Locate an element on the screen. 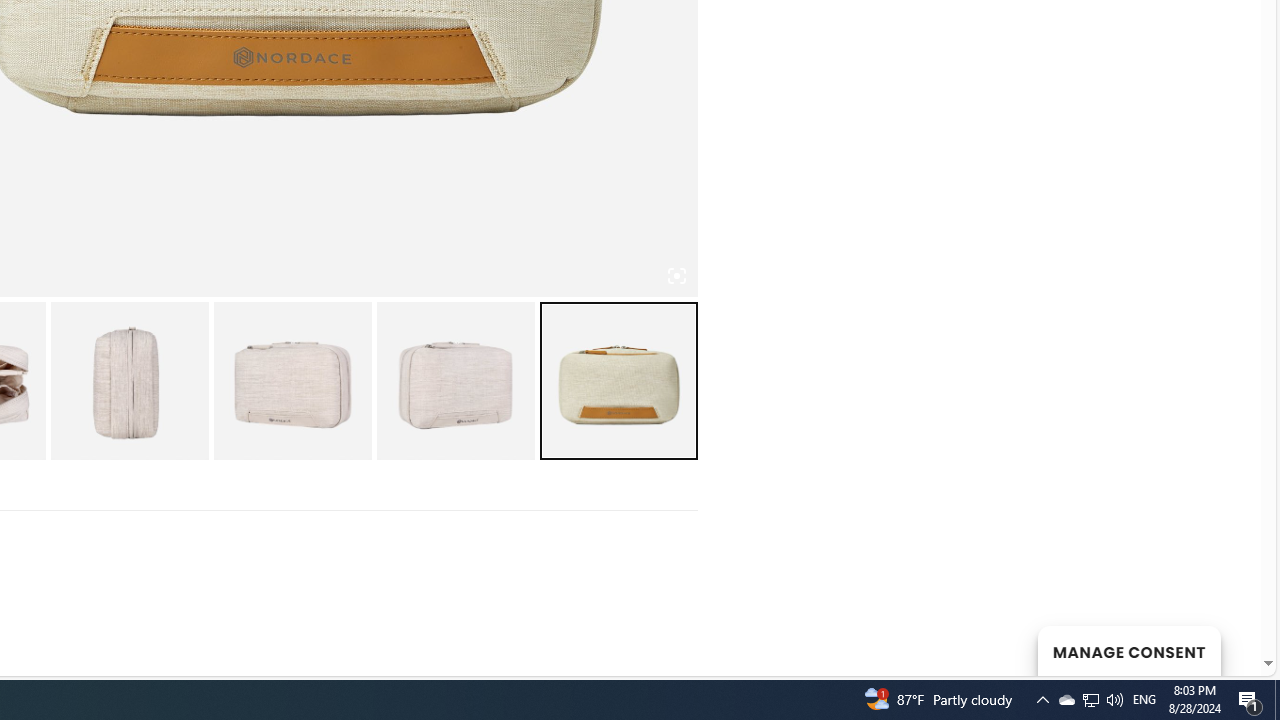  'Class: iconic-woothumbs-fullscreen' is located at coordinates (676, 276).